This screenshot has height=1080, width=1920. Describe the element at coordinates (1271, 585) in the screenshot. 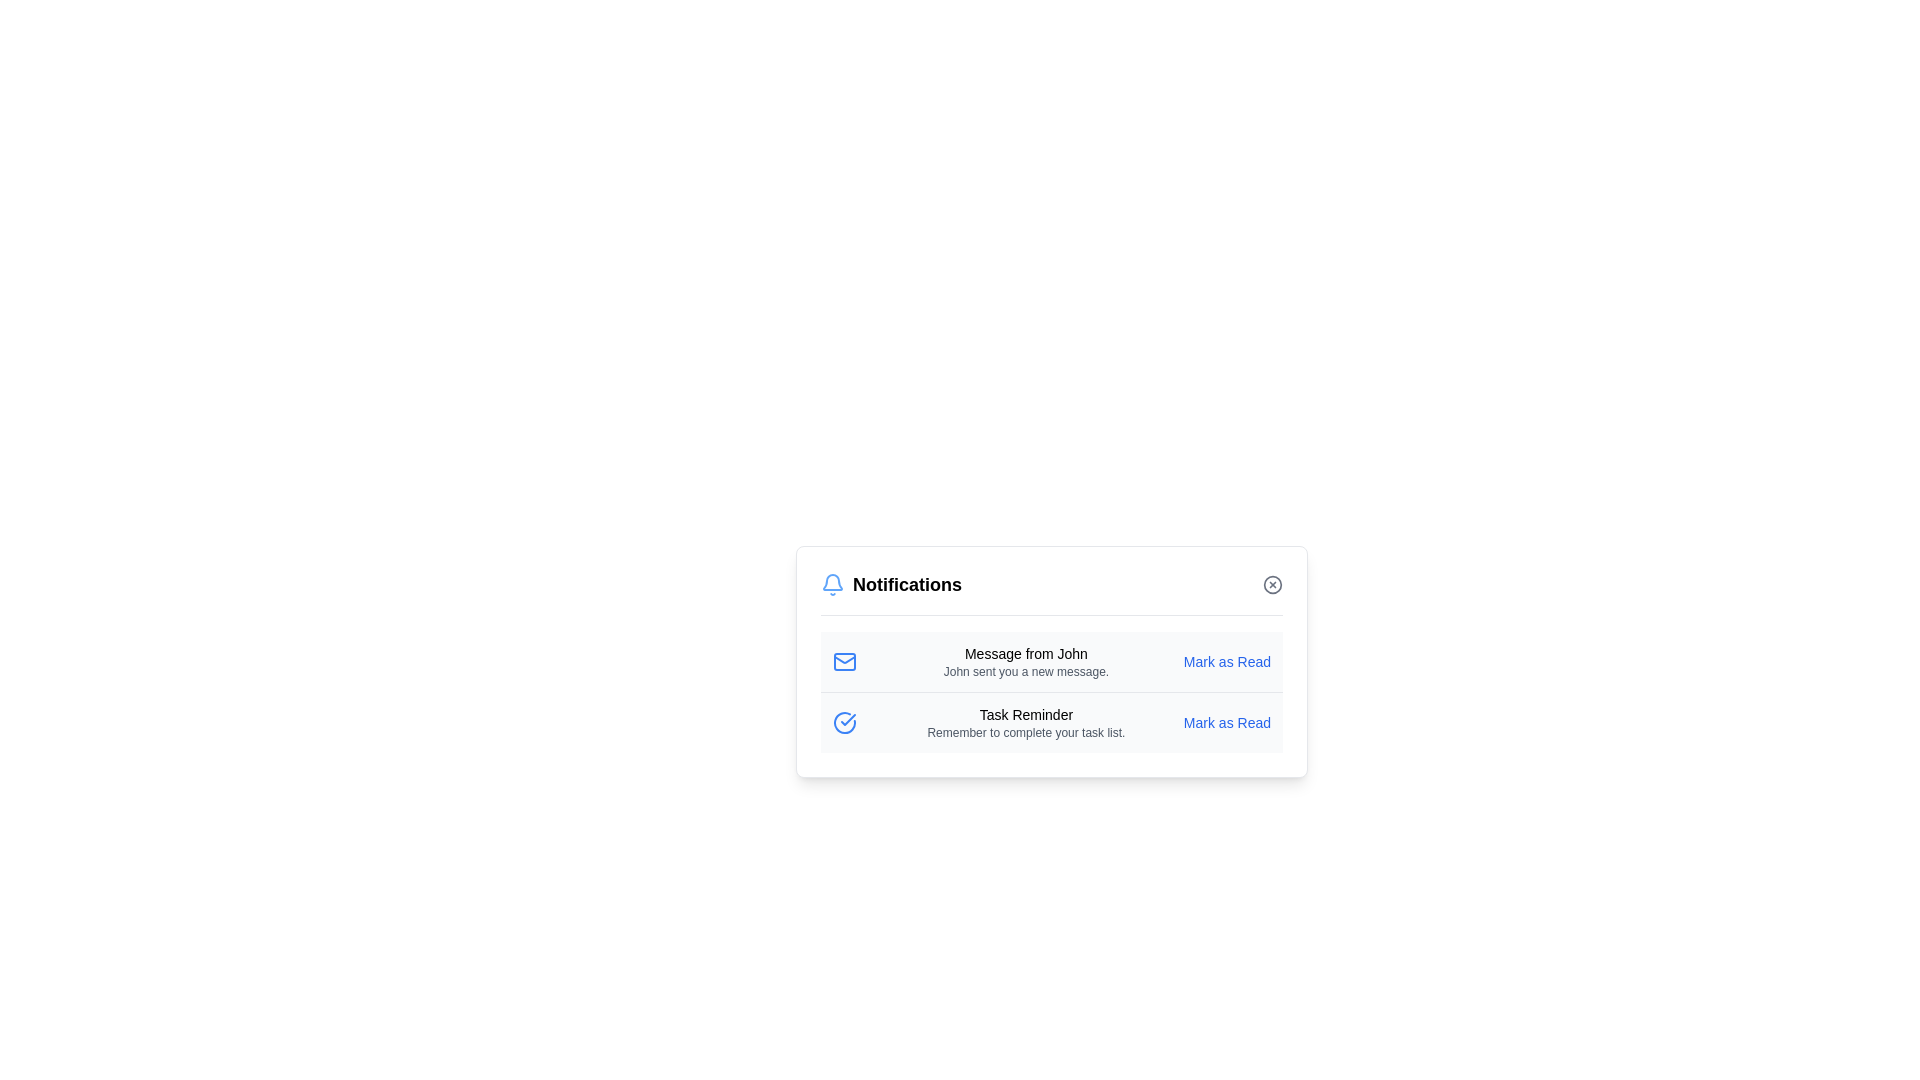

I see `the close button located at the upper-right corner of the 'Notifications' panel` at that location.